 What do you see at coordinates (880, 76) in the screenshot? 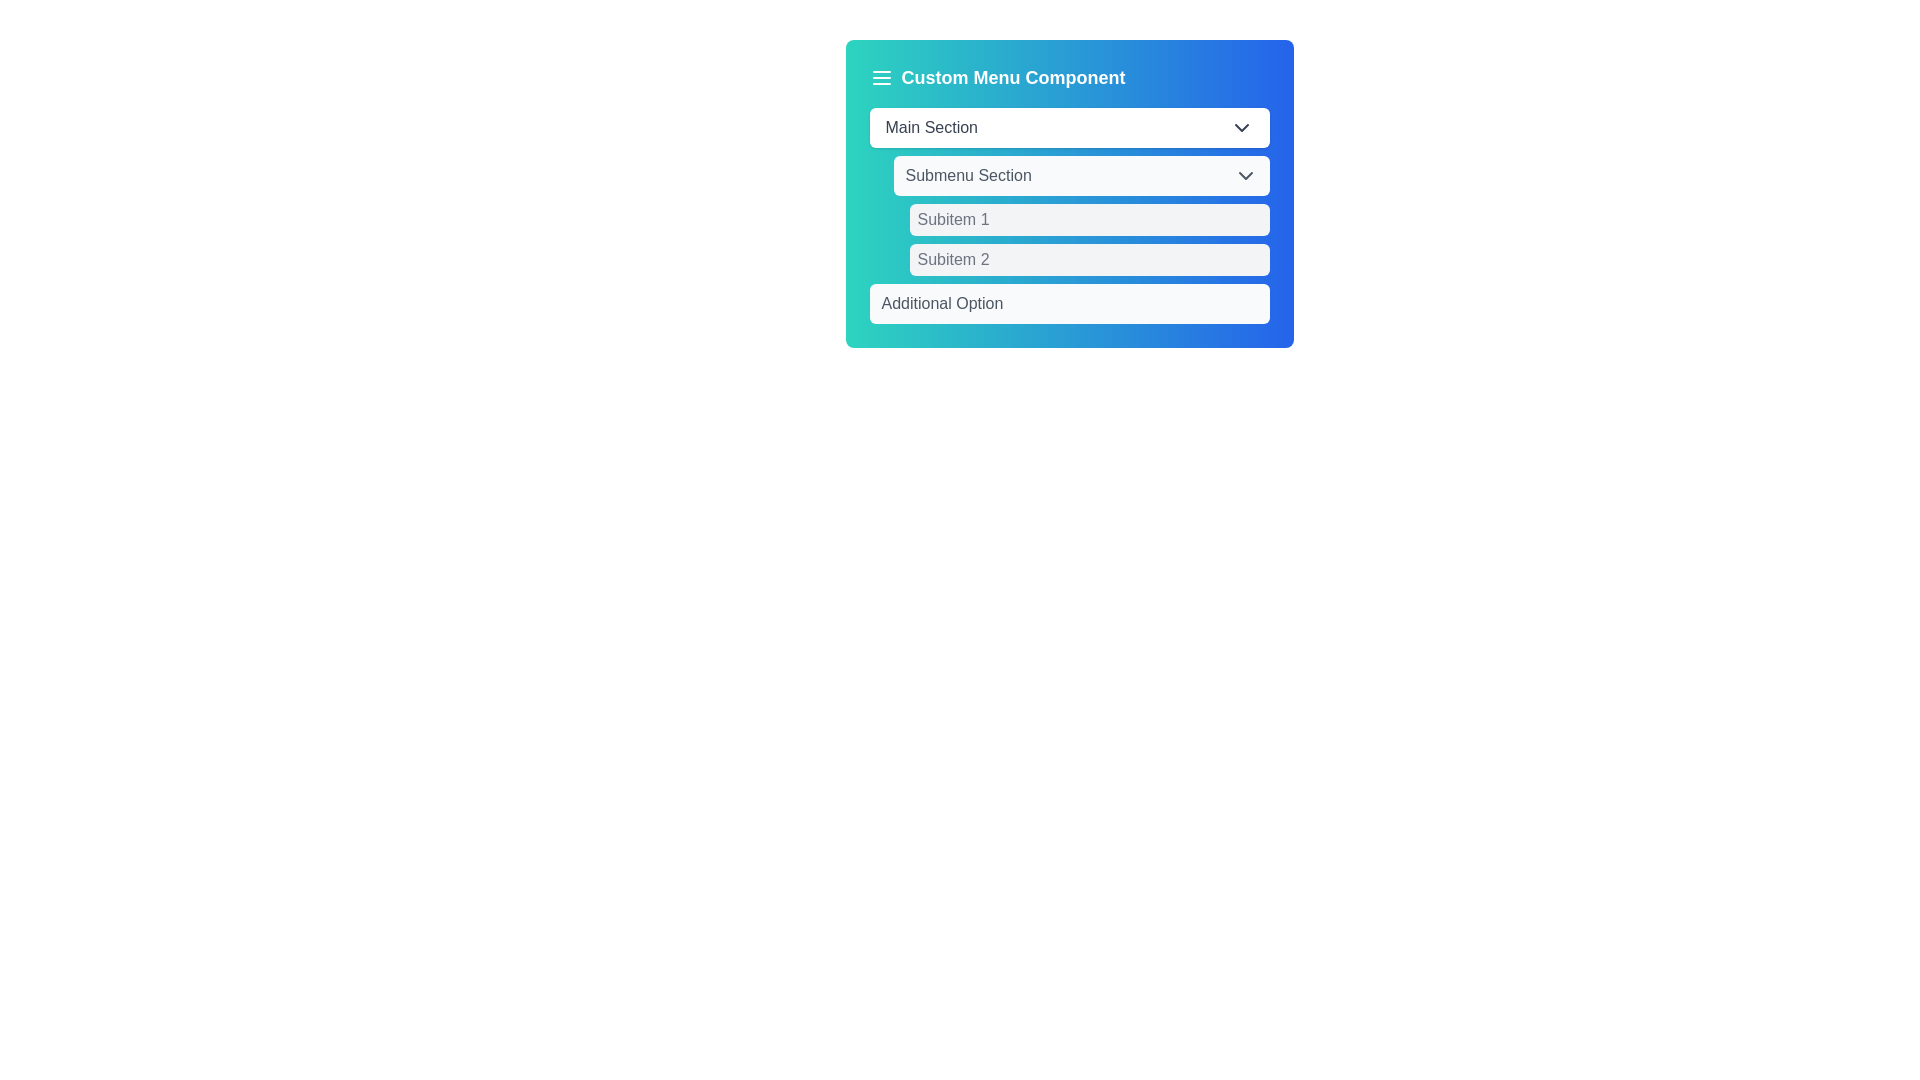
I see `the 'menu' or 'hamburger' icon located to the left of the 'Custom Menu Component' text` at bounding box center [880, 76].